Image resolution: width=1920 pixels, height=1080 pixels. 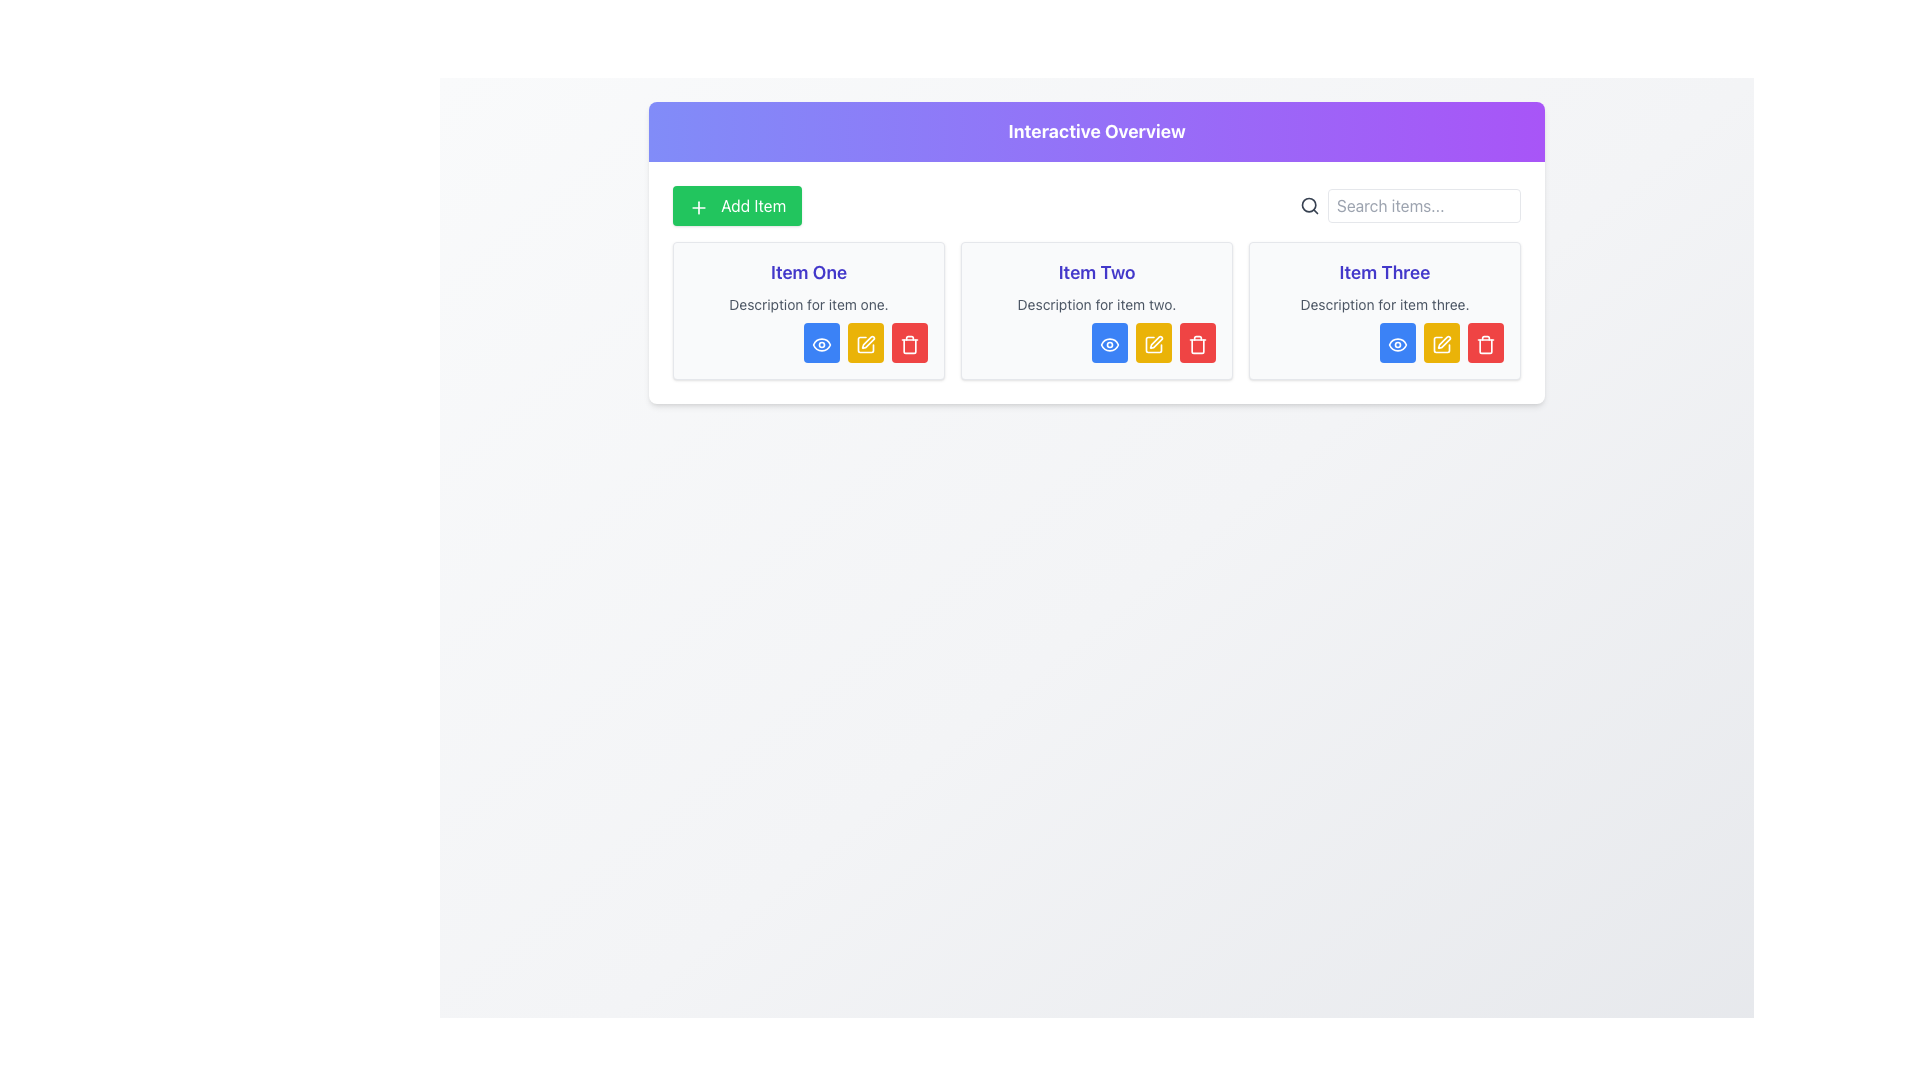 I want to click on the first action button labeled 'view' in the horizontal group of three buttons at the bottom of 'Item One', so click(x=821, y=342).